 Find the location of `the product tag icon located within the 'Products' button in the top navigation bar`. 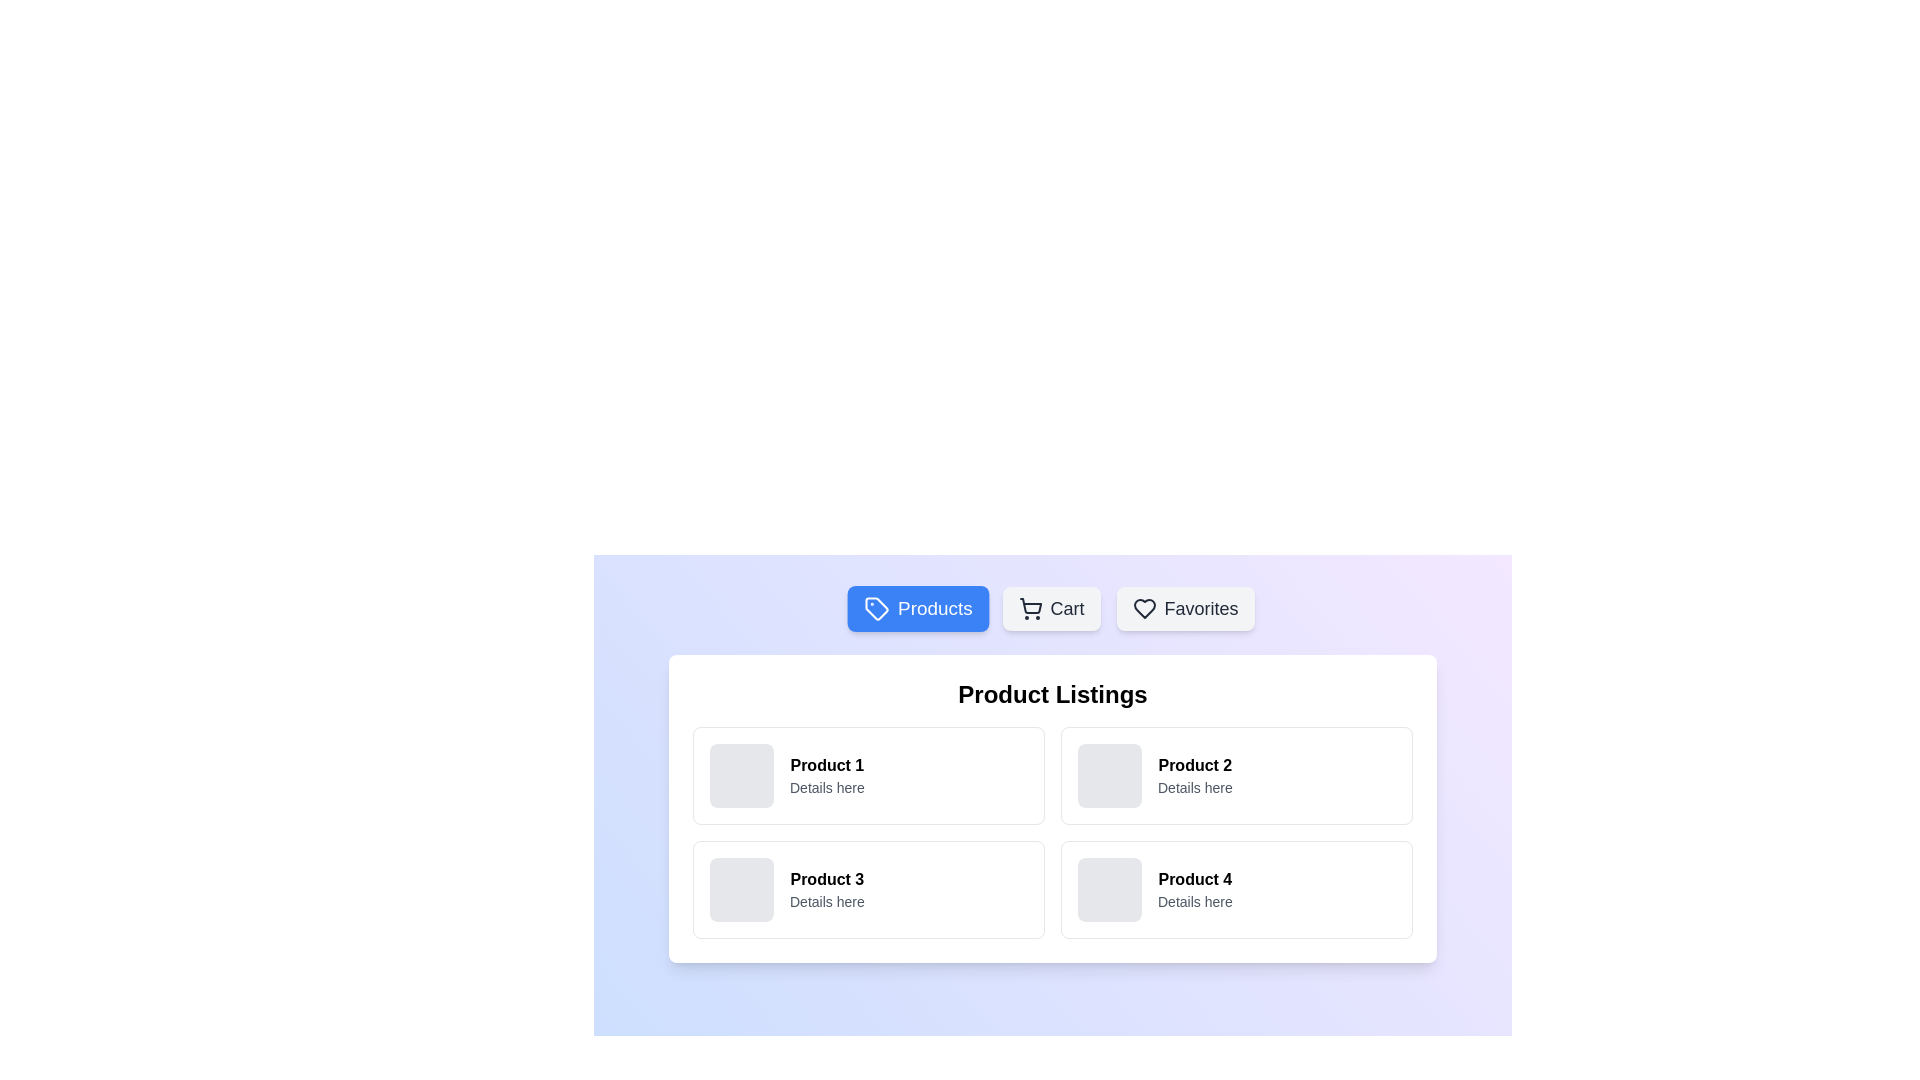

the product tag icon located within the 'Products' button in the top navigation bar is located at coordinates (877, 608).